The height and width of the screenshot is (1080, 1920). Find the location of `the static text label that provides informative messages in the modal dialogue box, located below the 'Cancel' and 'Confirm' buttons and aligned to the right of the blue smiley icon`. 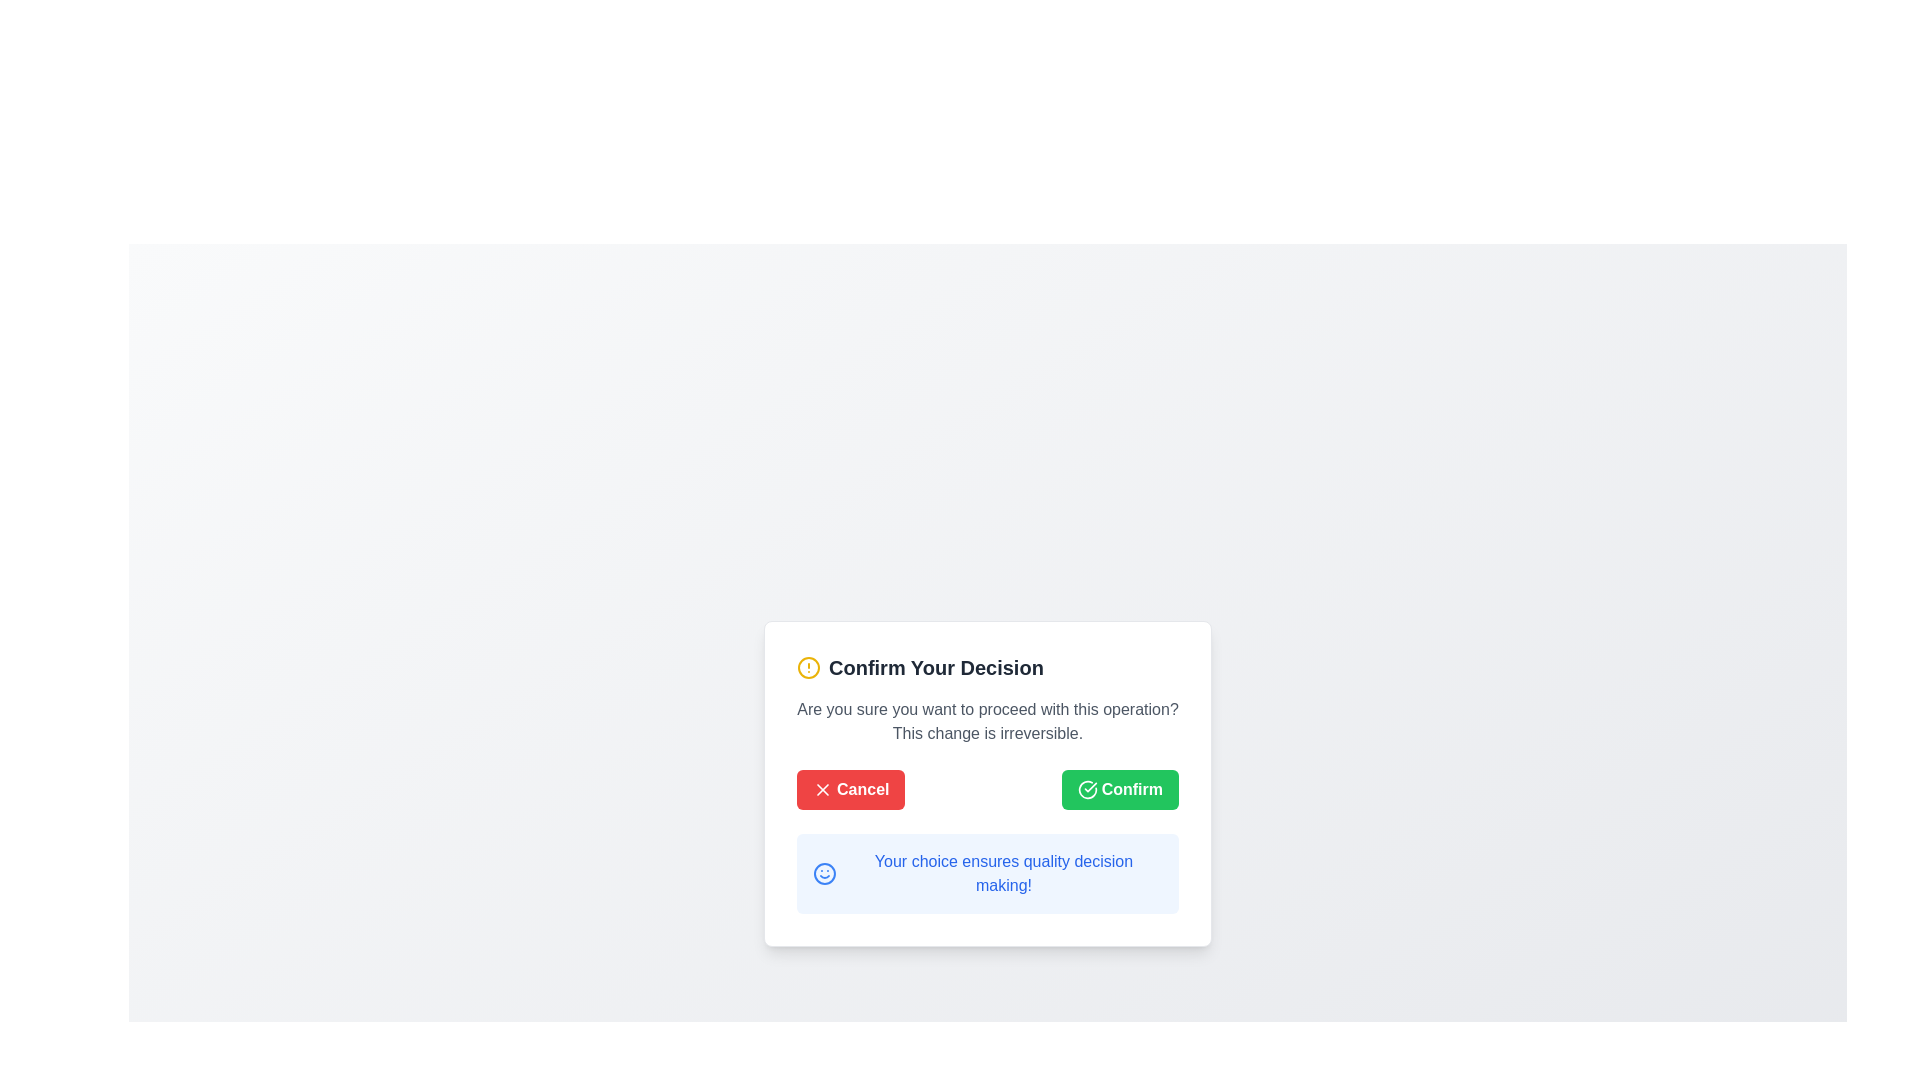

the static text label that provides informative messages in the modal dialogue box, located below the 'Cancel' and 'Confirm' buttons and aligned to the right of the blue smiley icon is located at coordinates (1003, 873).